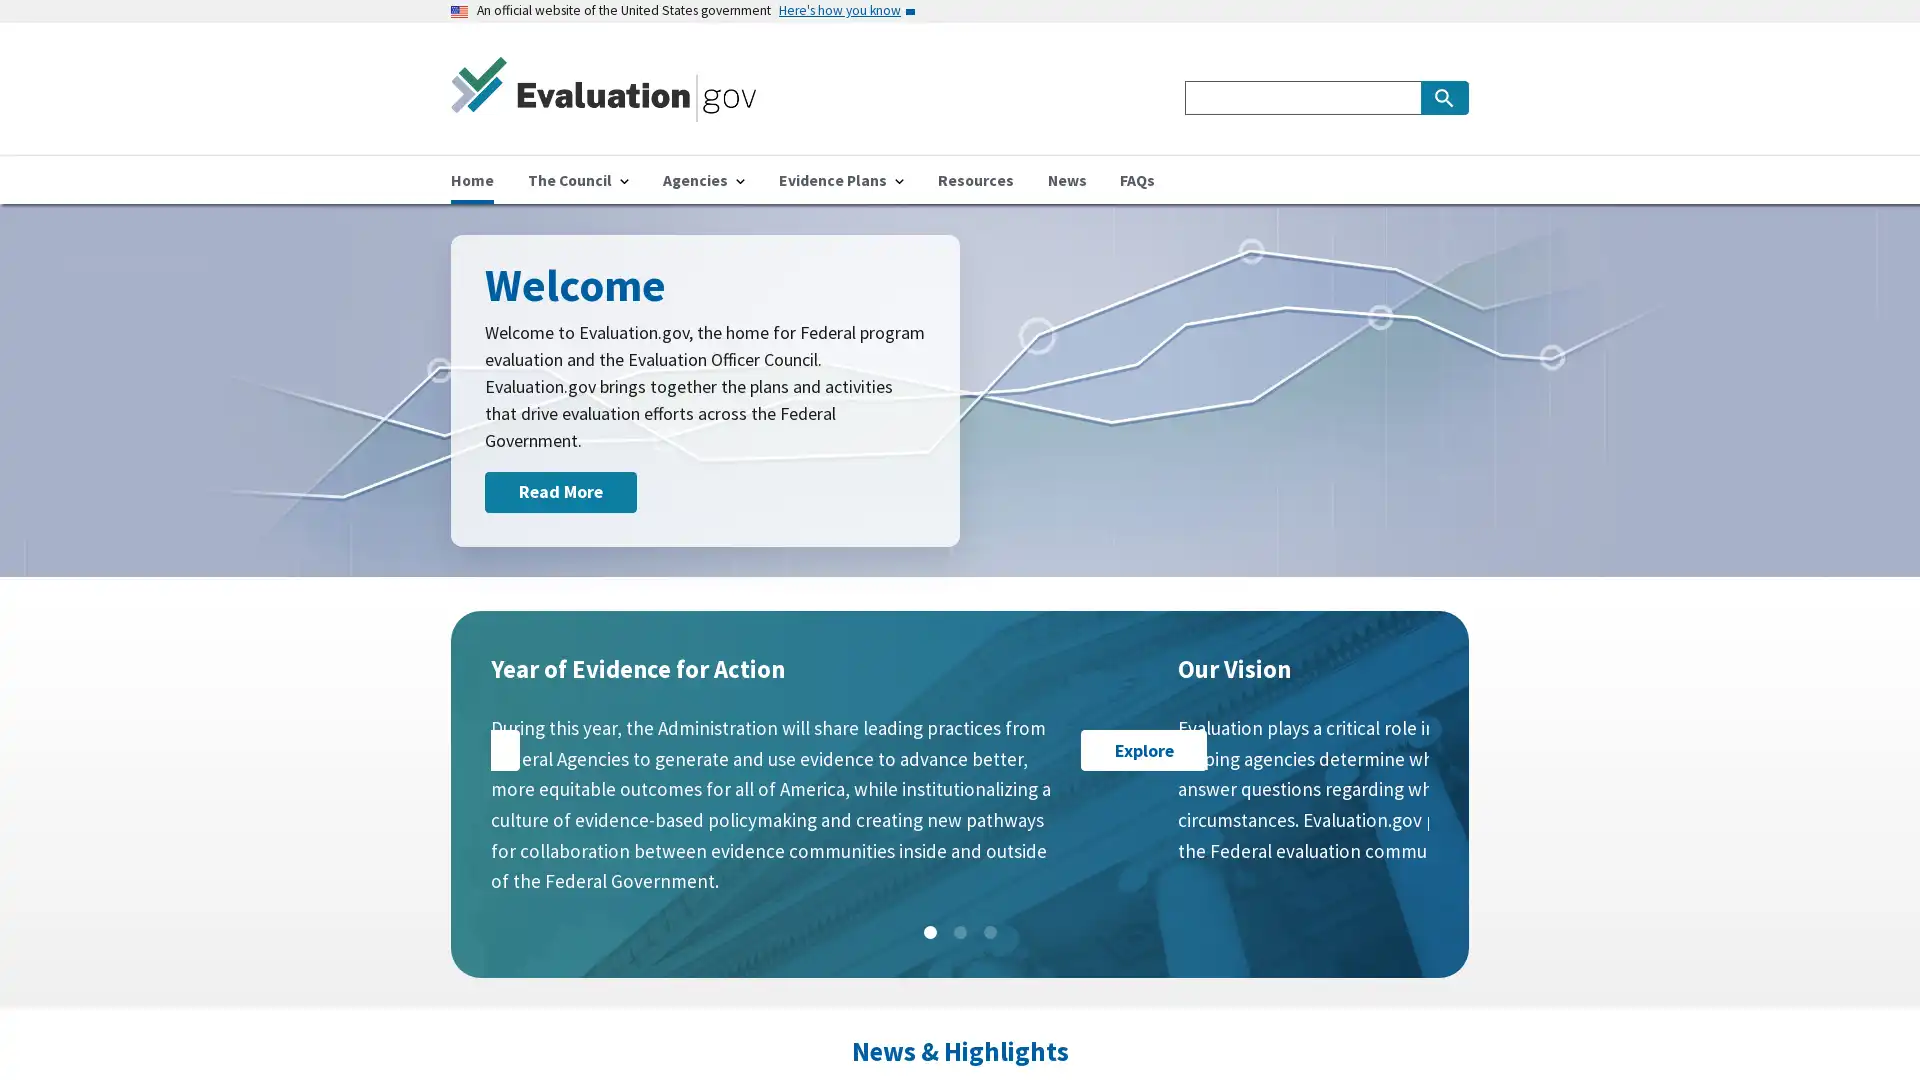  Describe the element at coordinates (840, 180) in the screenshot. I see `Evidence Plans` at that location.